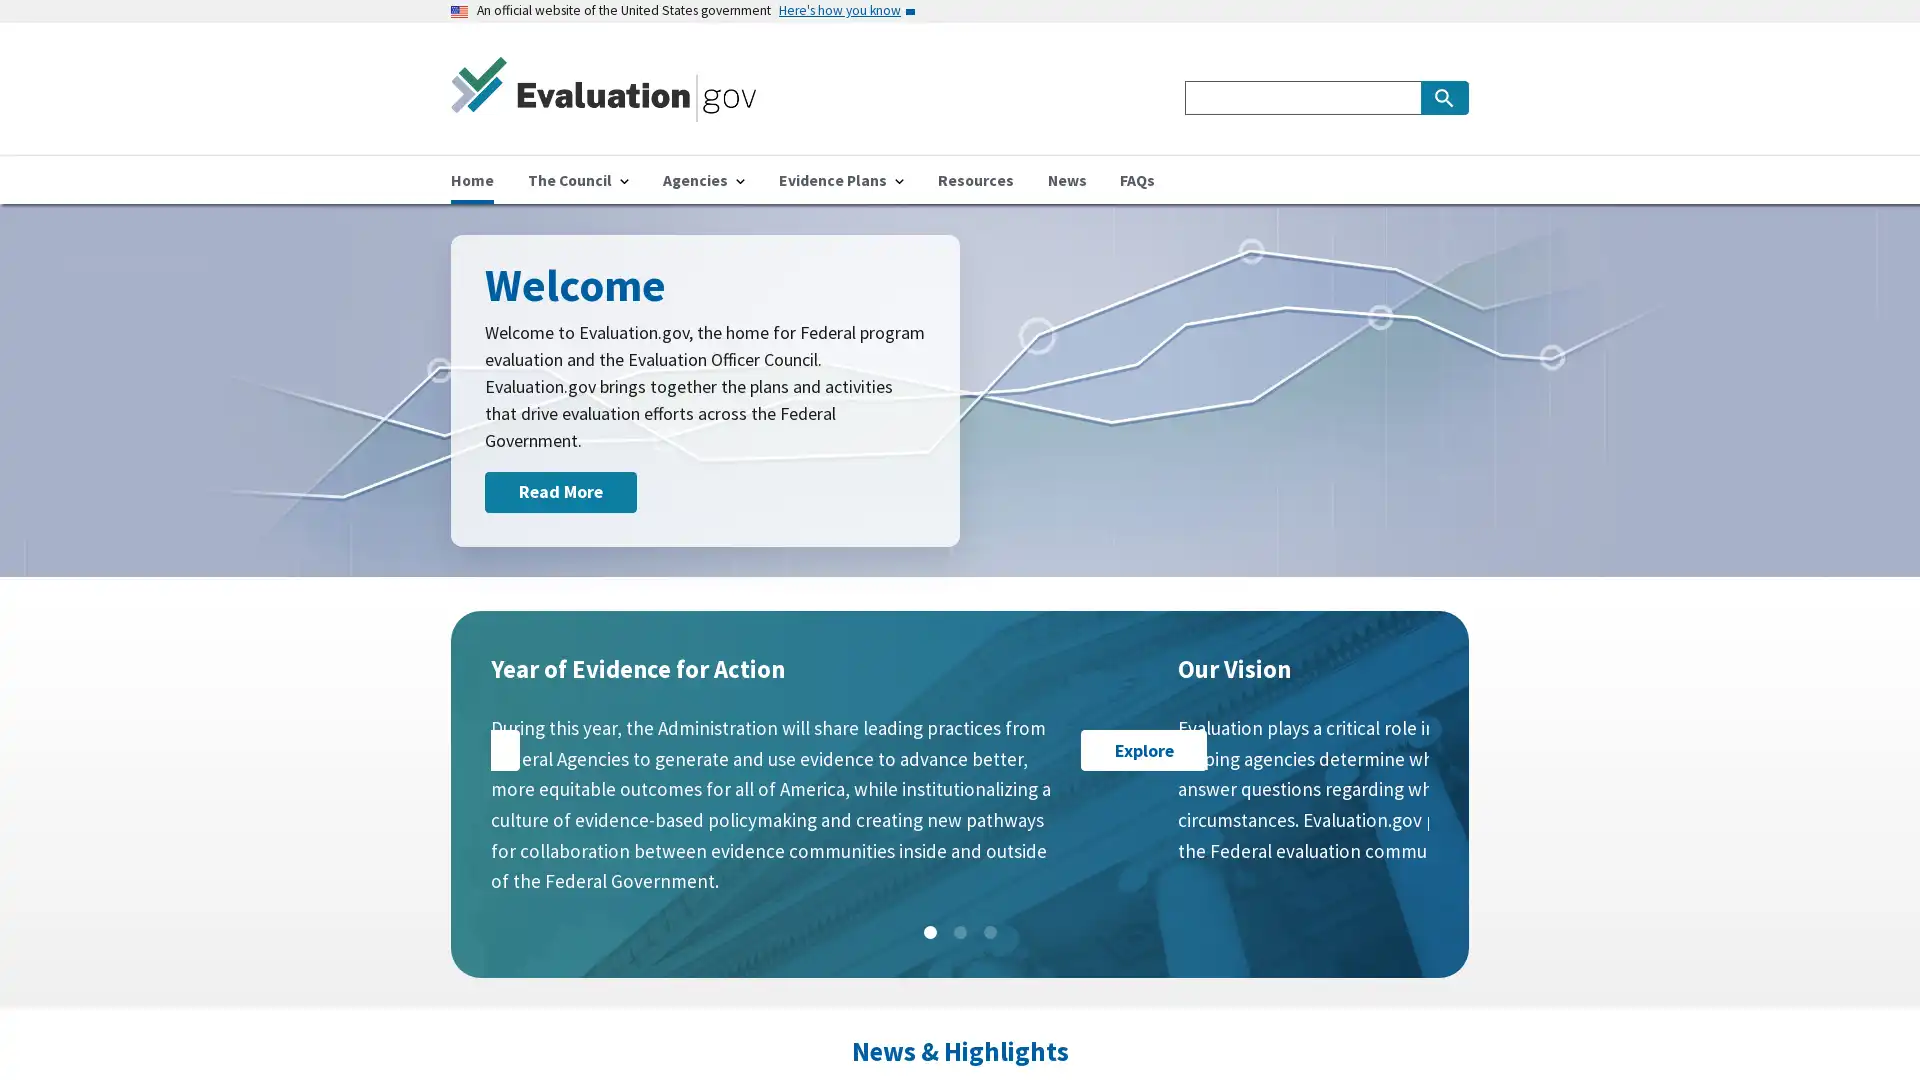  Describe the element at coordinates (840, 180) in the screenshot. I see `Evidence Plans` at that location.